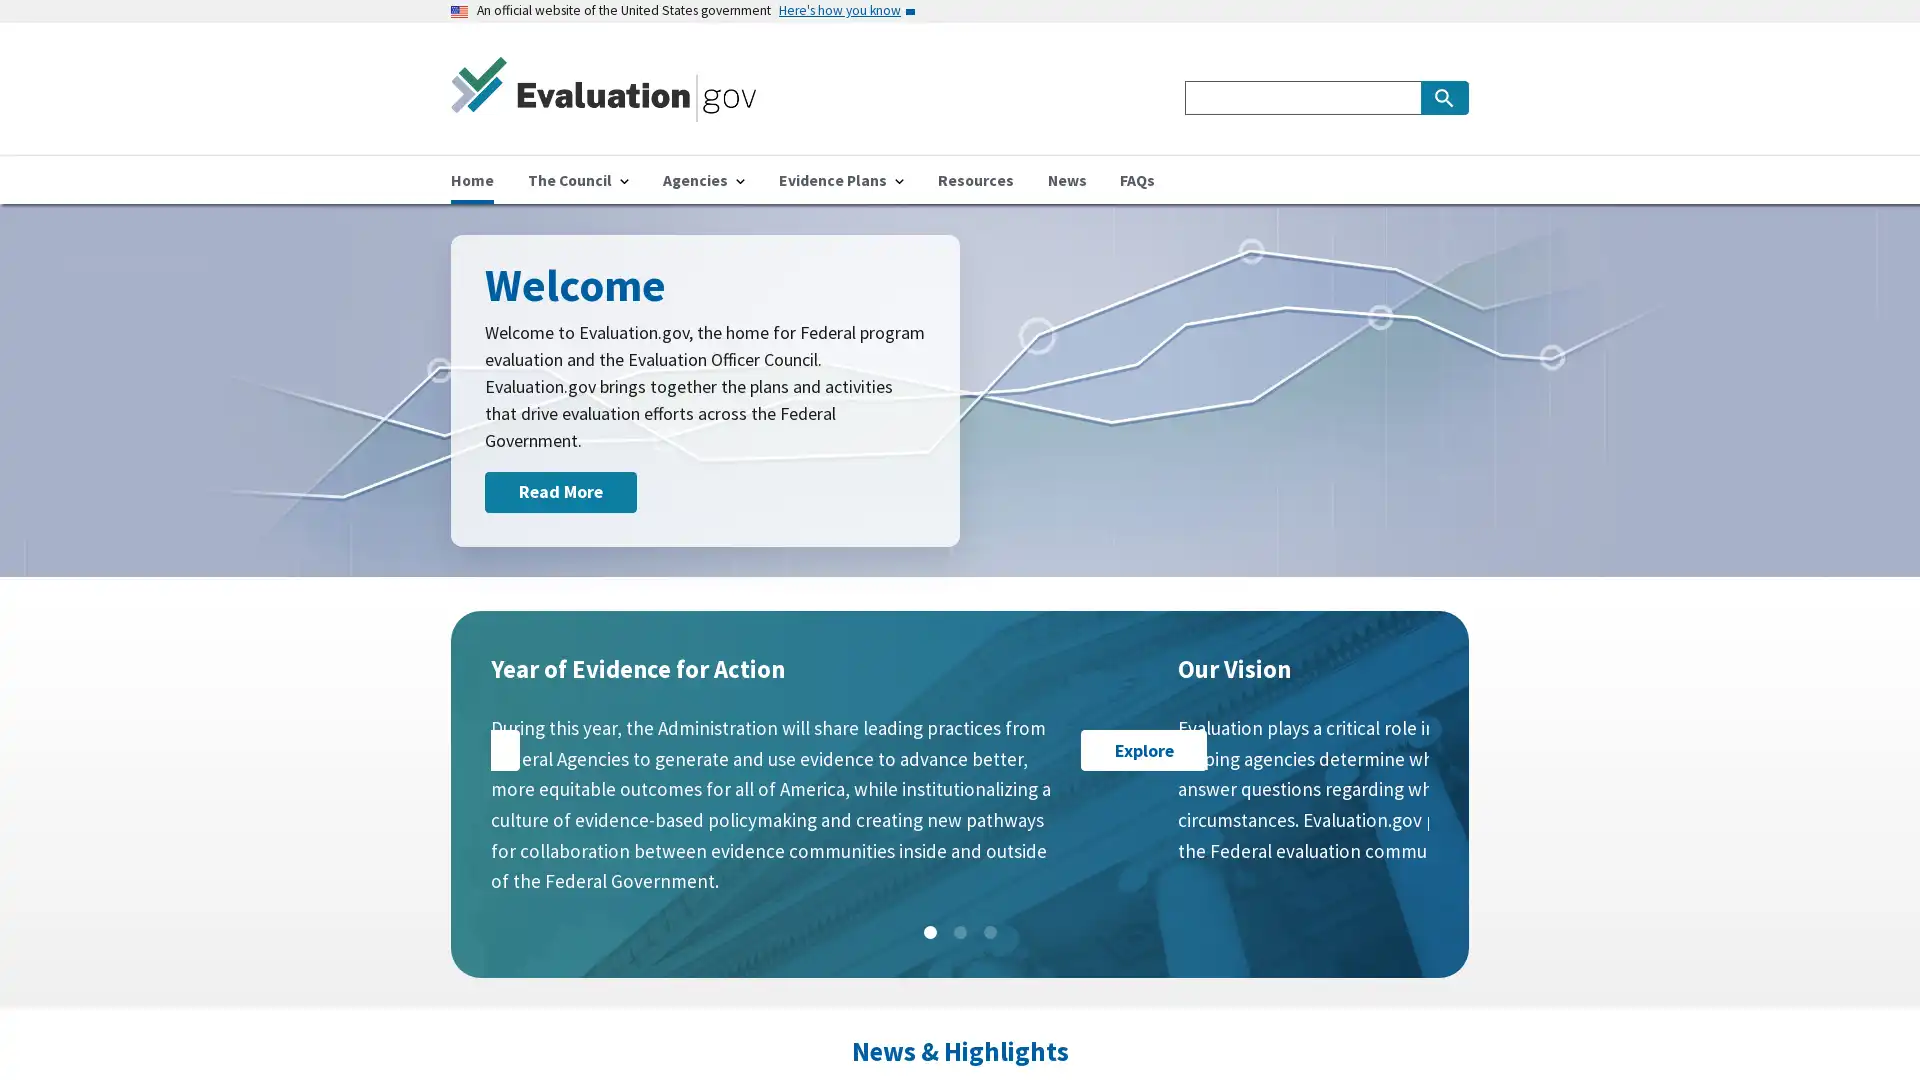  Describe the element at coordinates (840, 180) in the screenshot. I see `Evidence Plans` at that location.